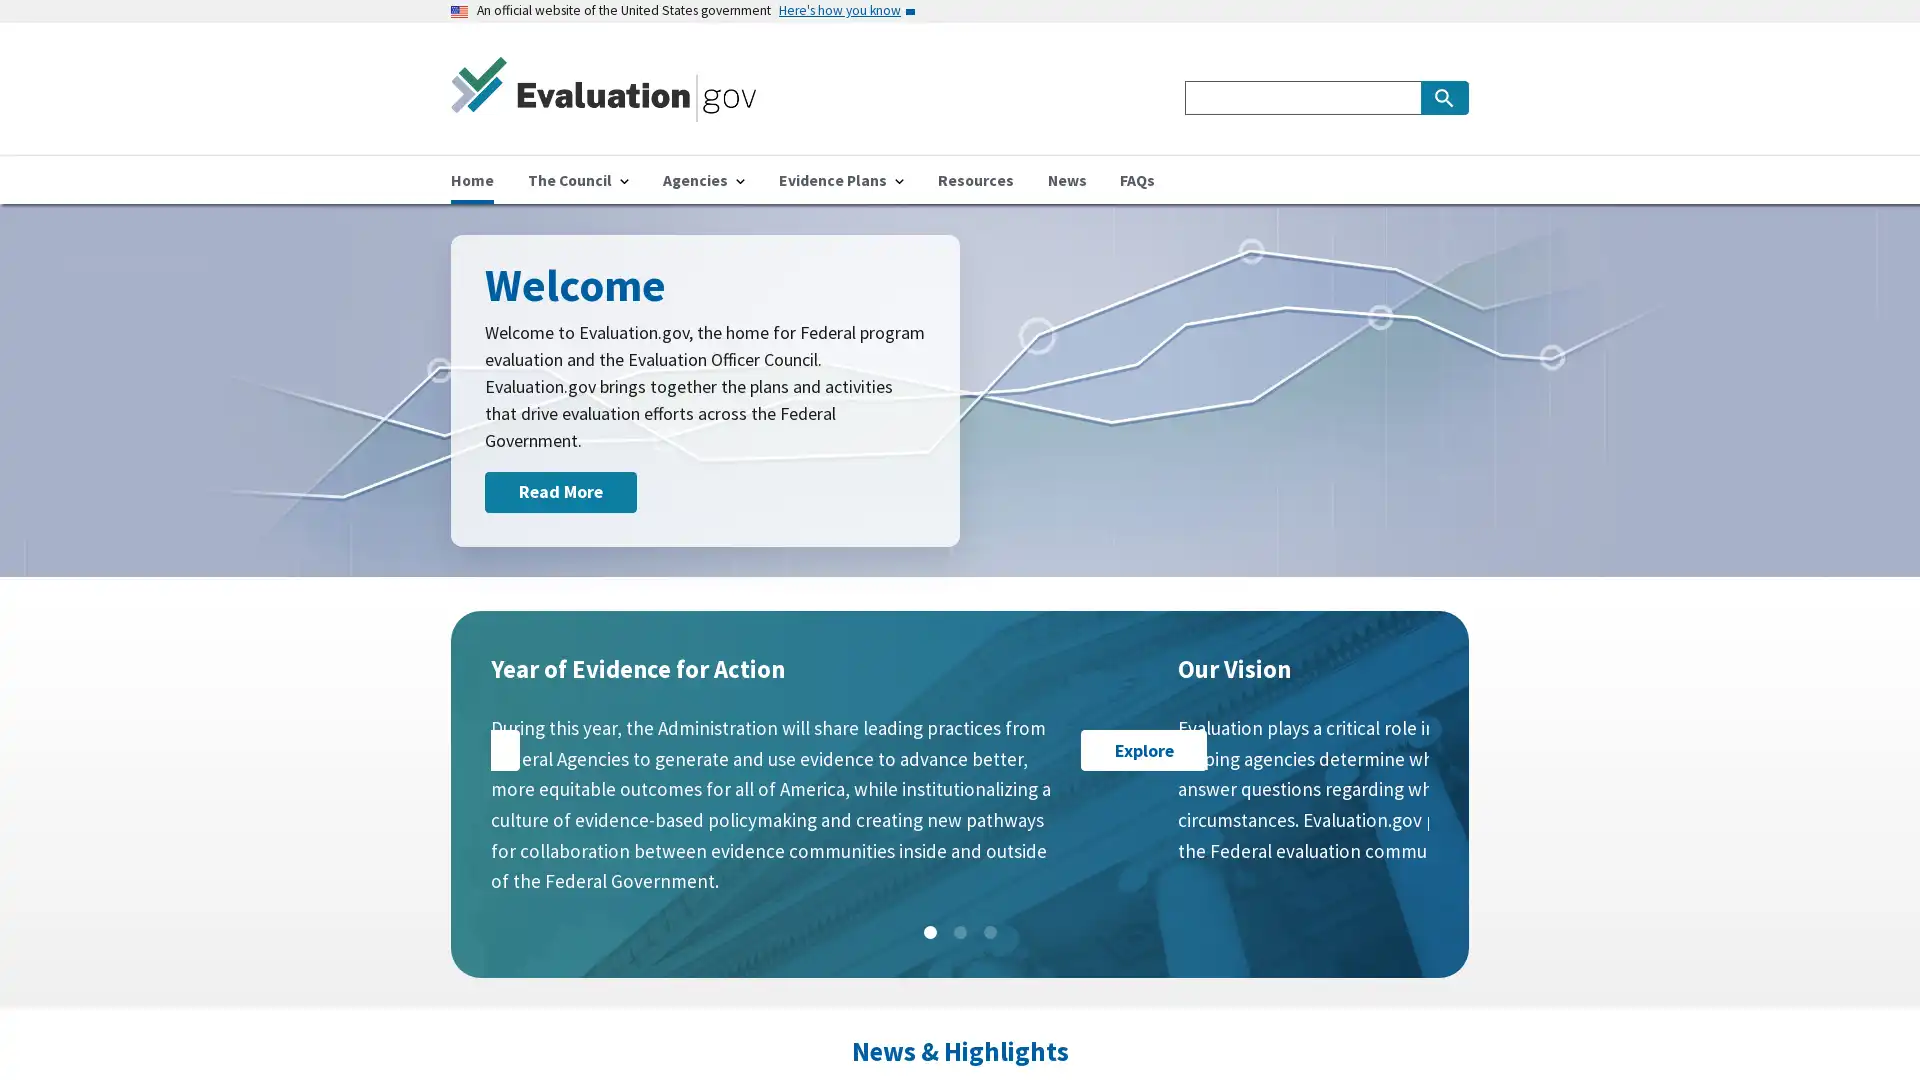  Describe the element at coordinates (840, 180) in the screenshot. I see `Evidence Plans` at that location.